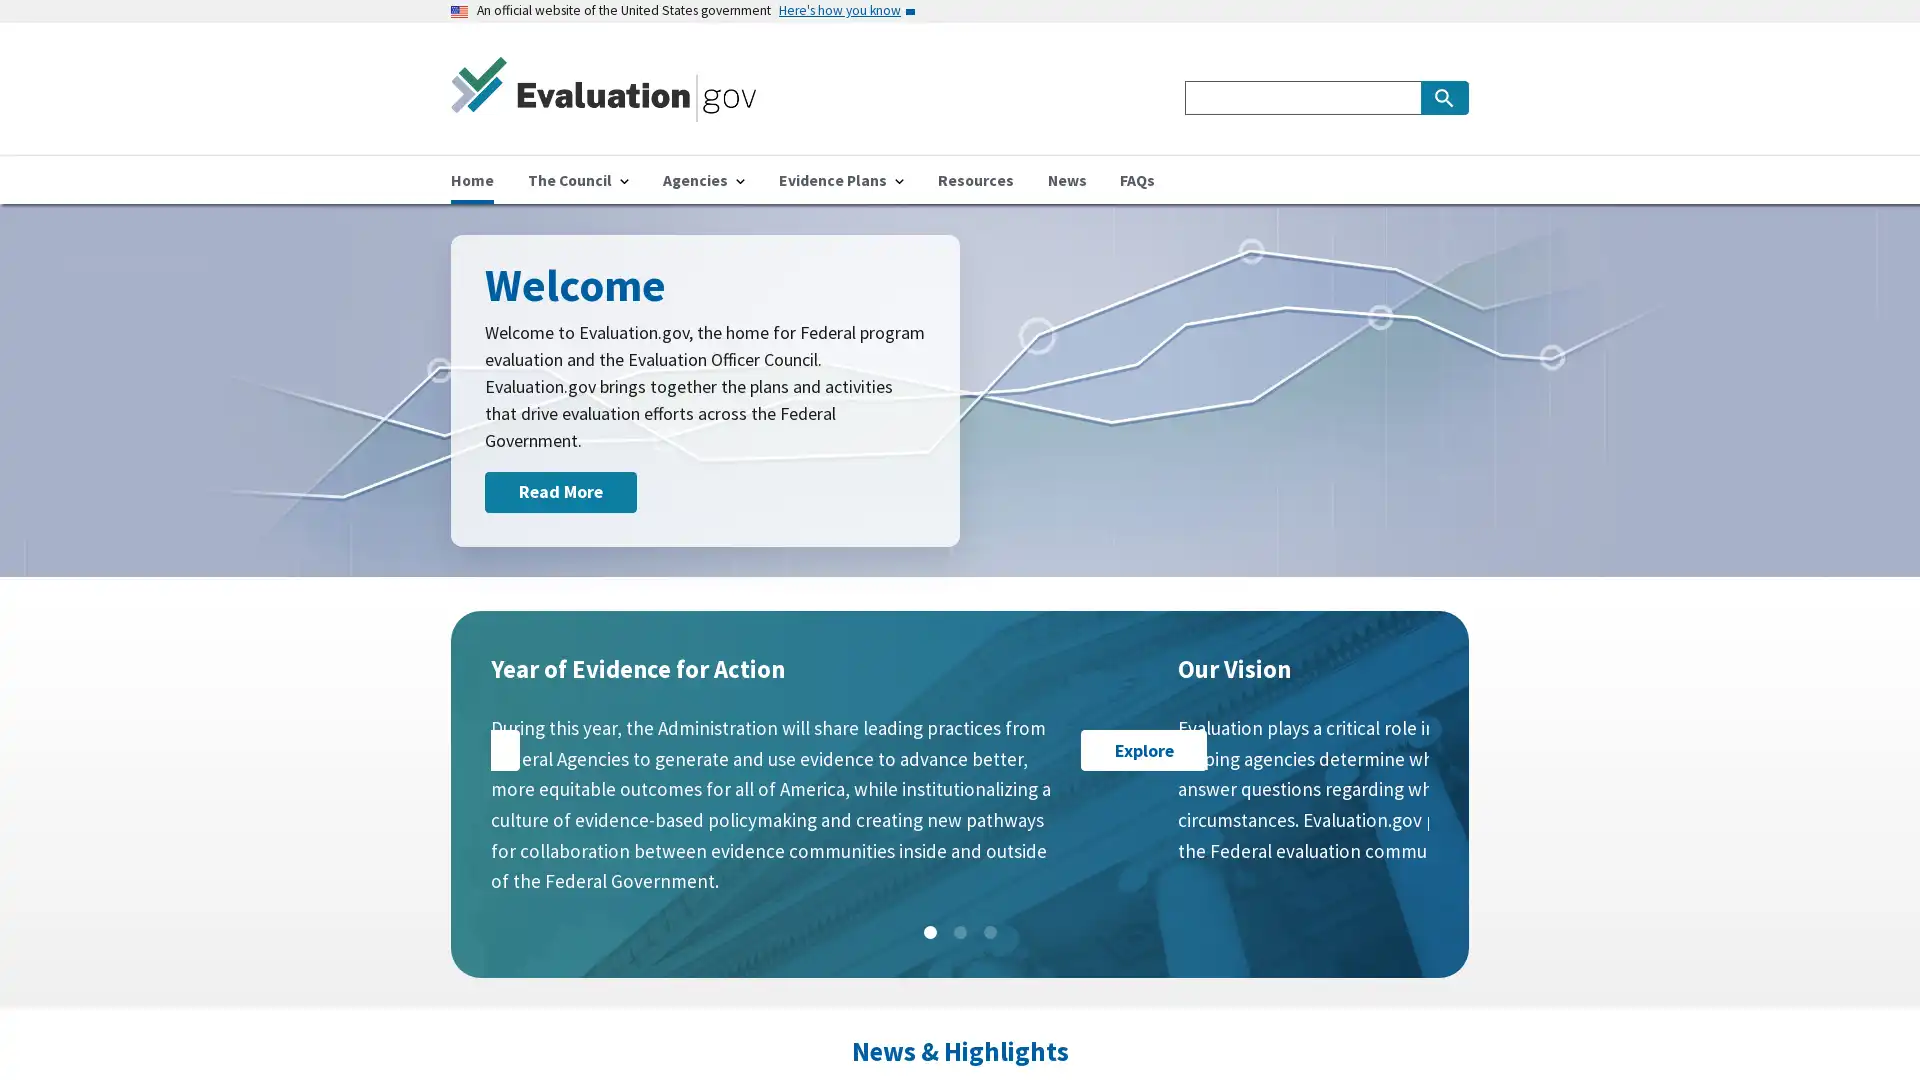  Describe the element at coordinates (840, 180) in the screenshot. I see `Evidence Plans` at that location.